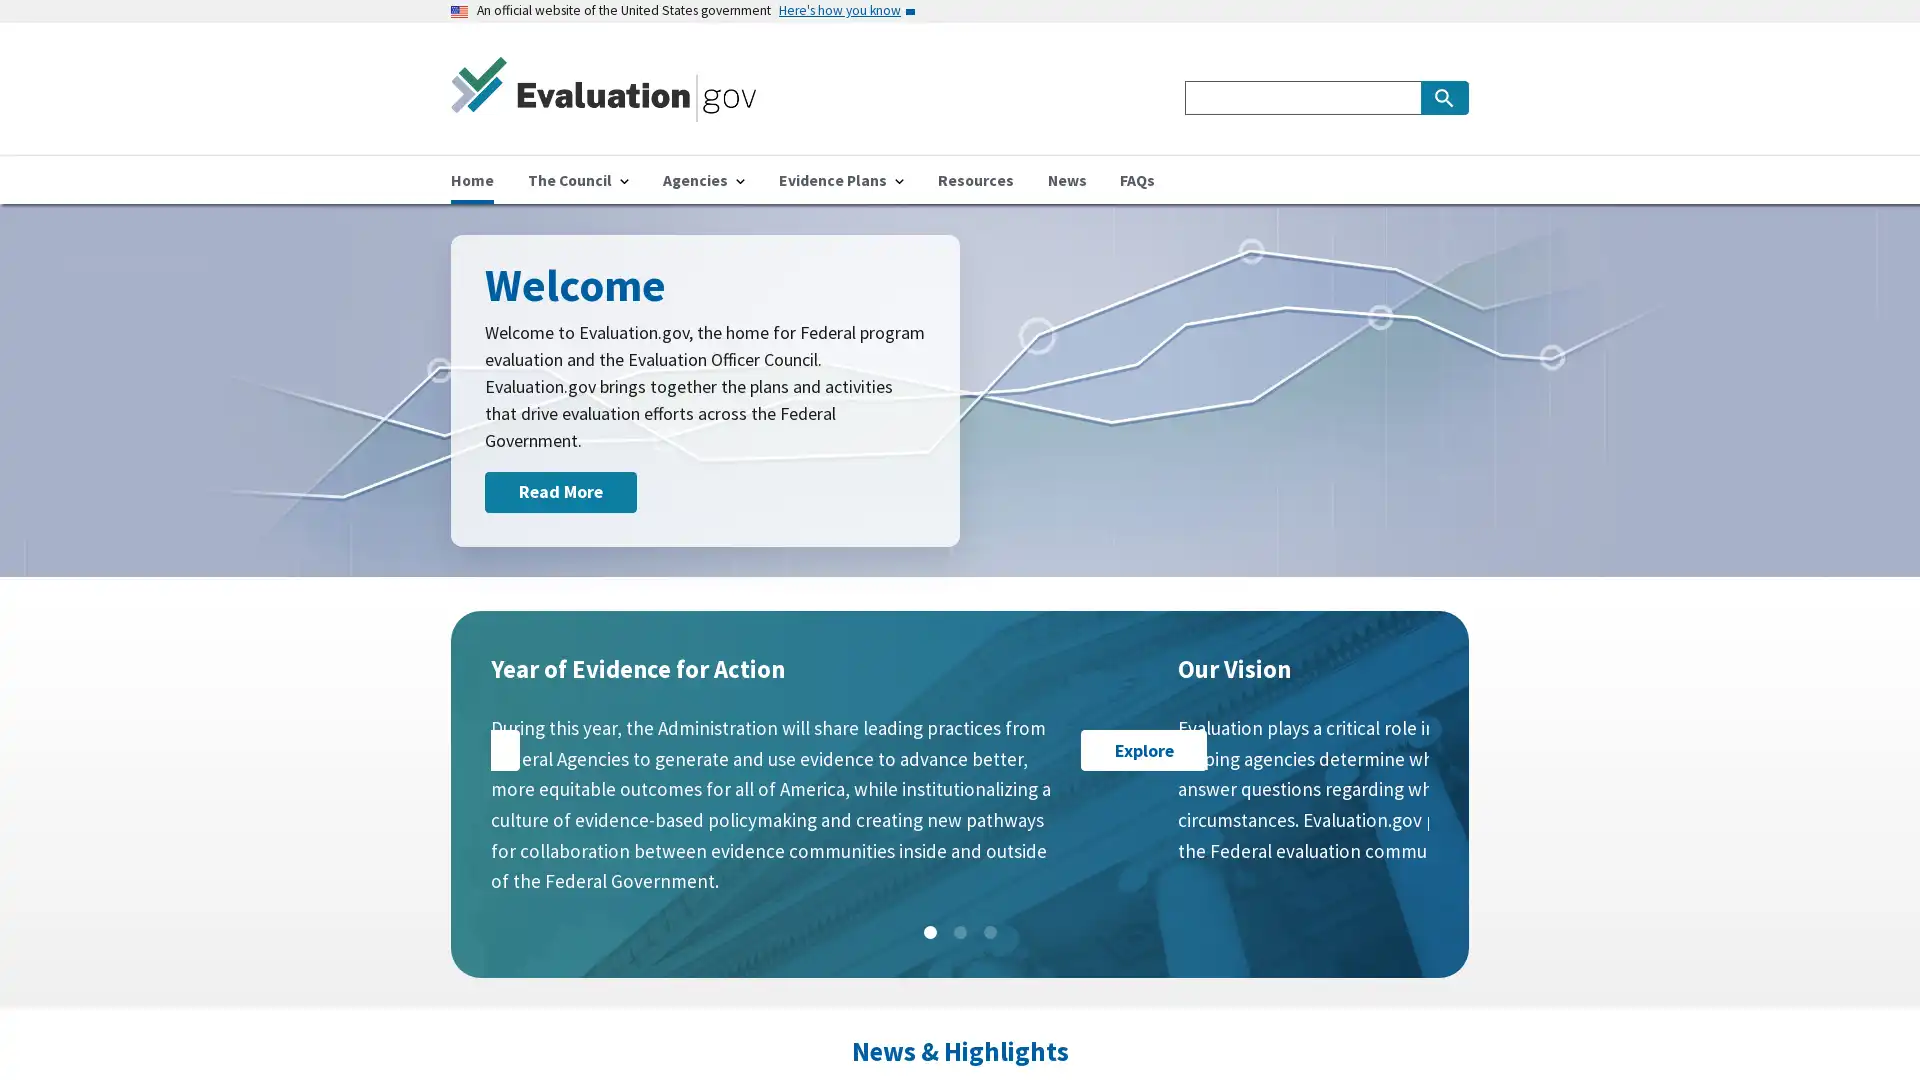  Describe the element at coordinates (840, 180) in the screenshot. I see `Evidence Plans` at that location.